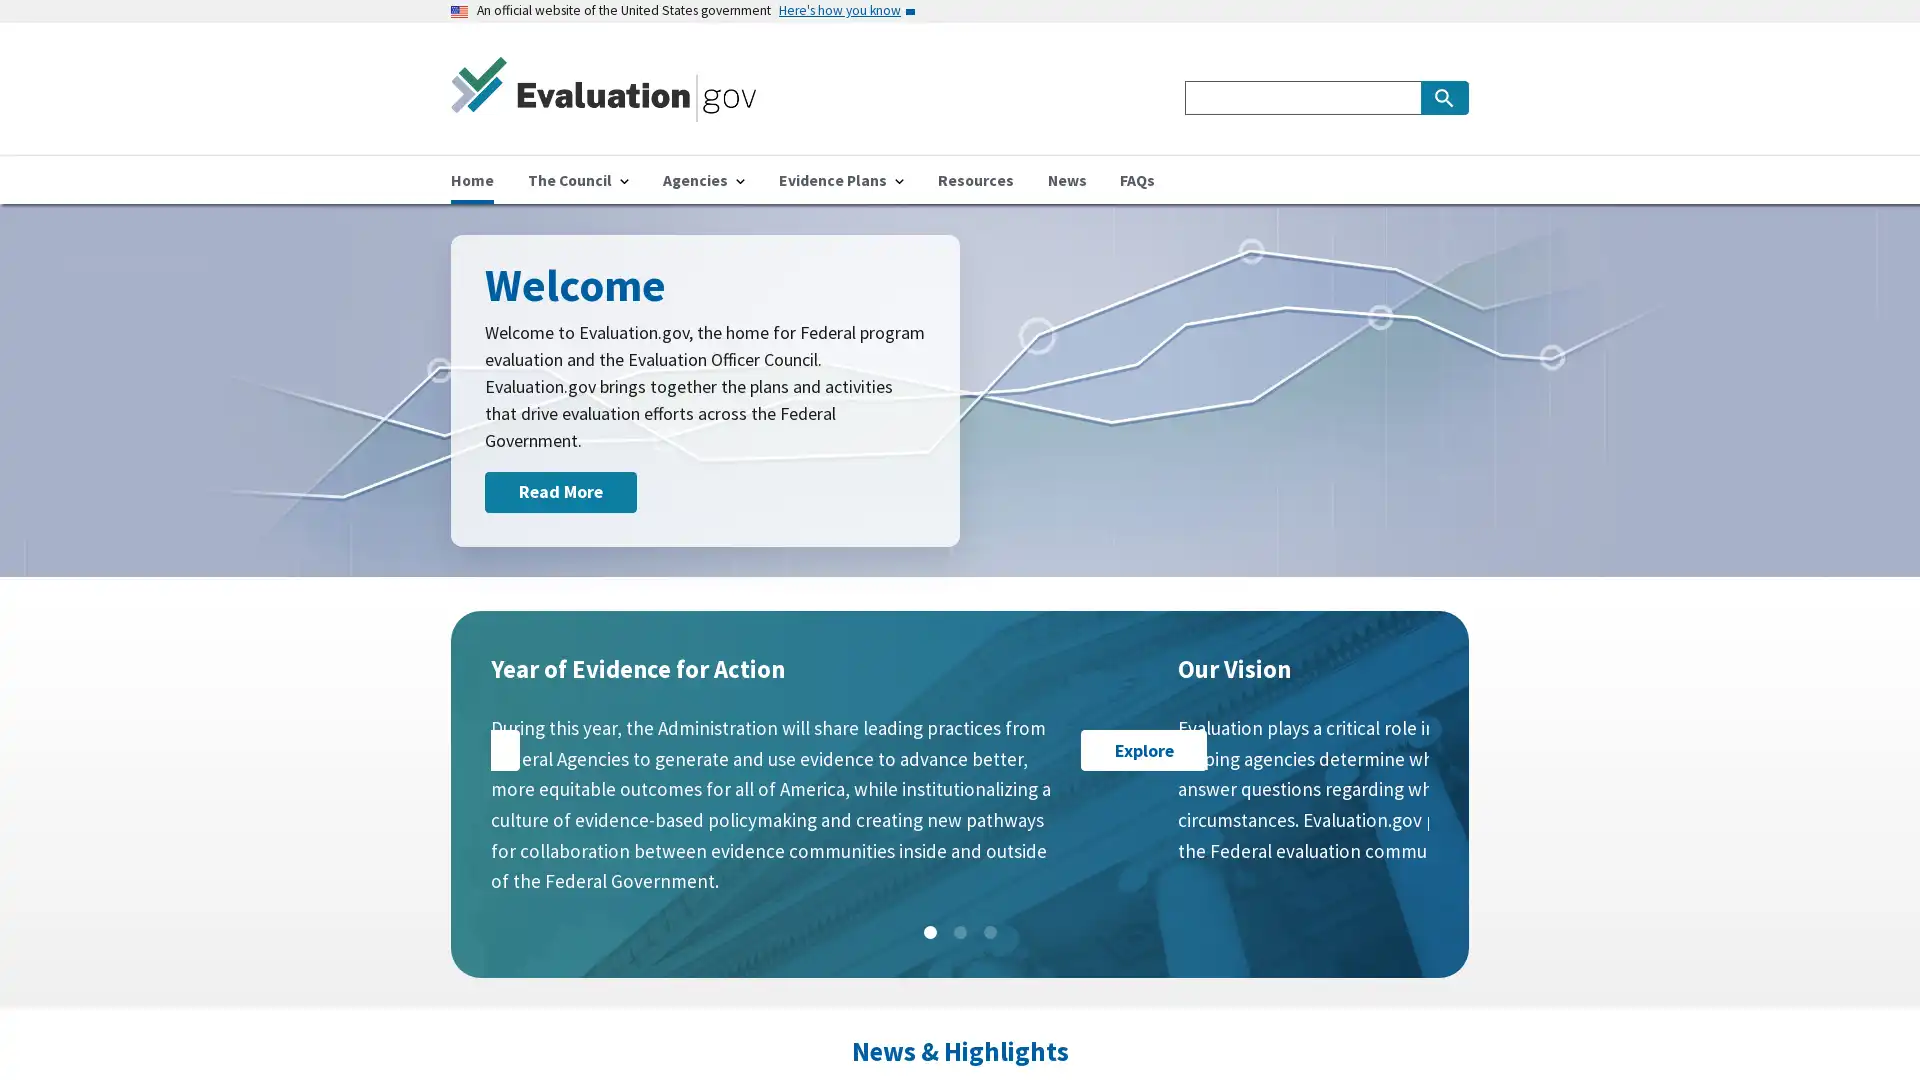  Describe the element at coordinates (840, 180) in the screenshot. I see `Evidence Plans` at that location.